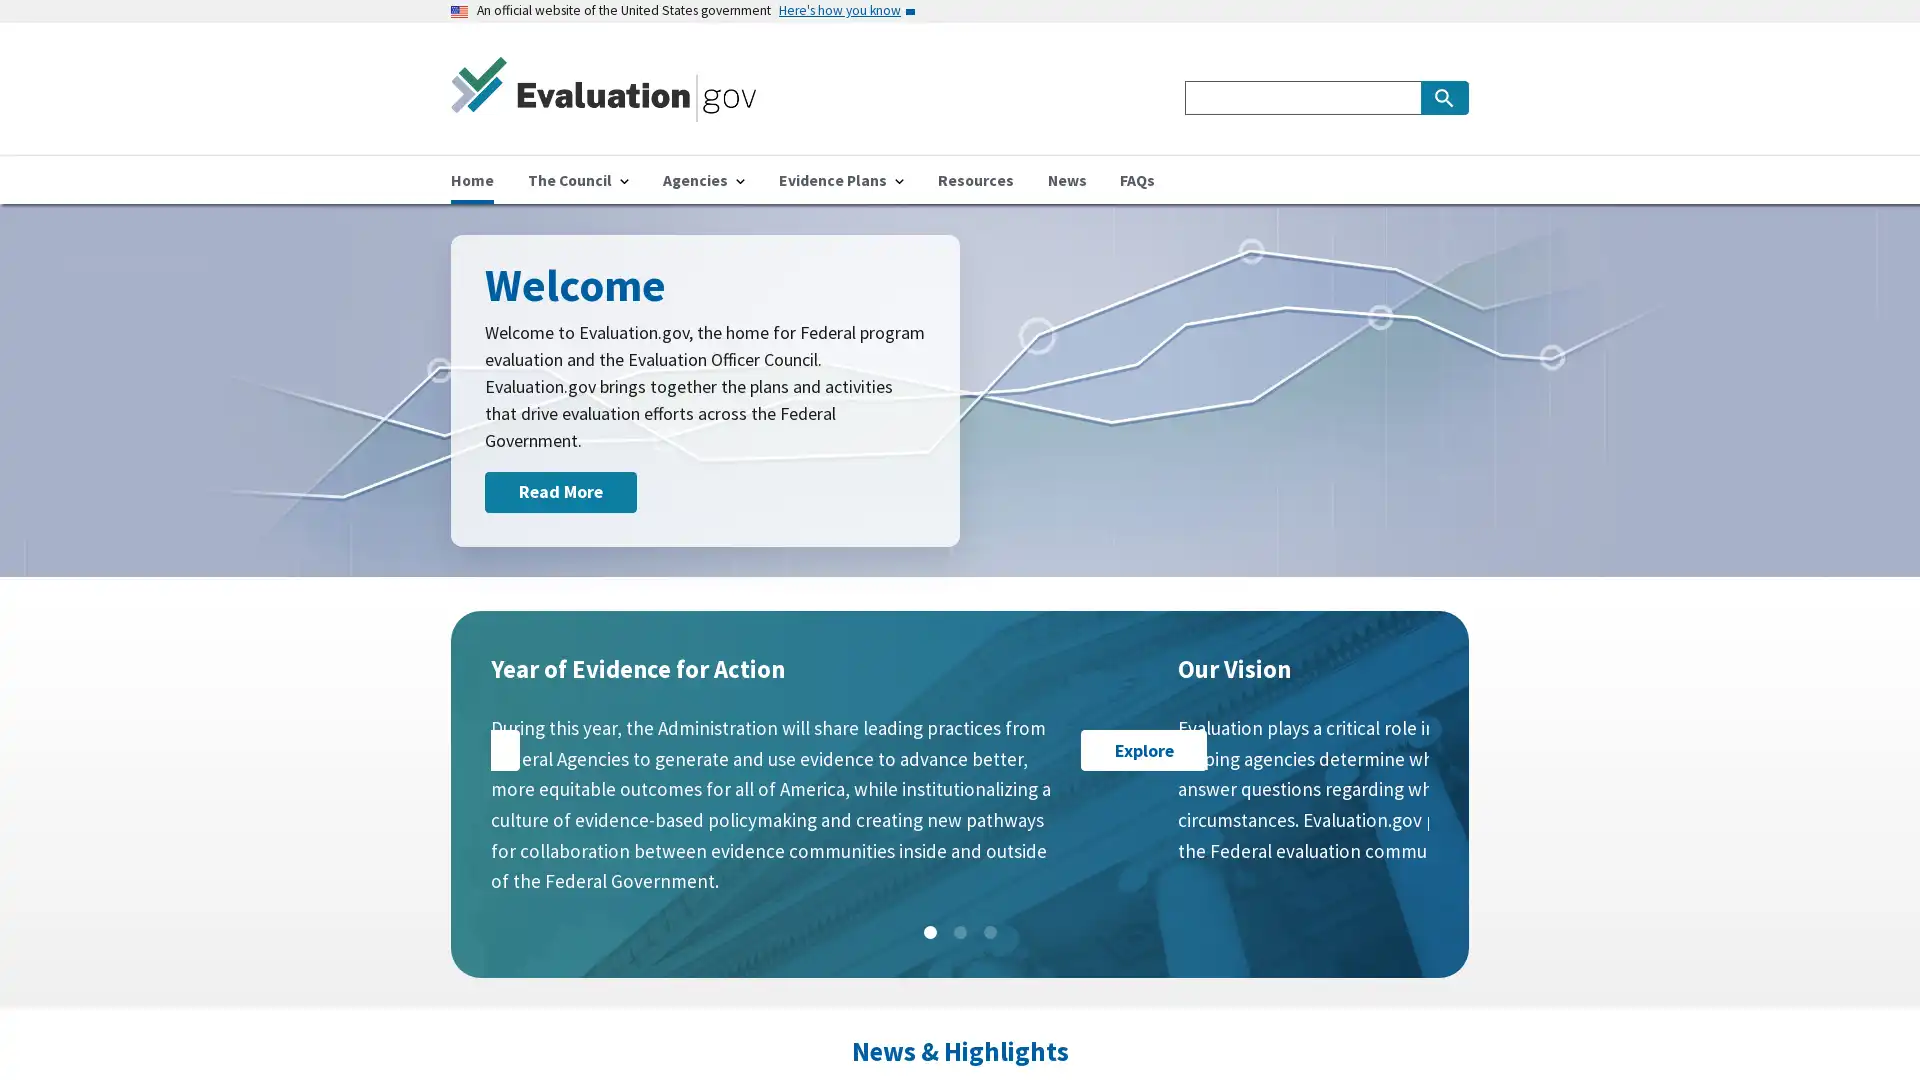  Describe the element at coordinates (840, 180) in the screenshot. I see `Evidence Plans` at that location.